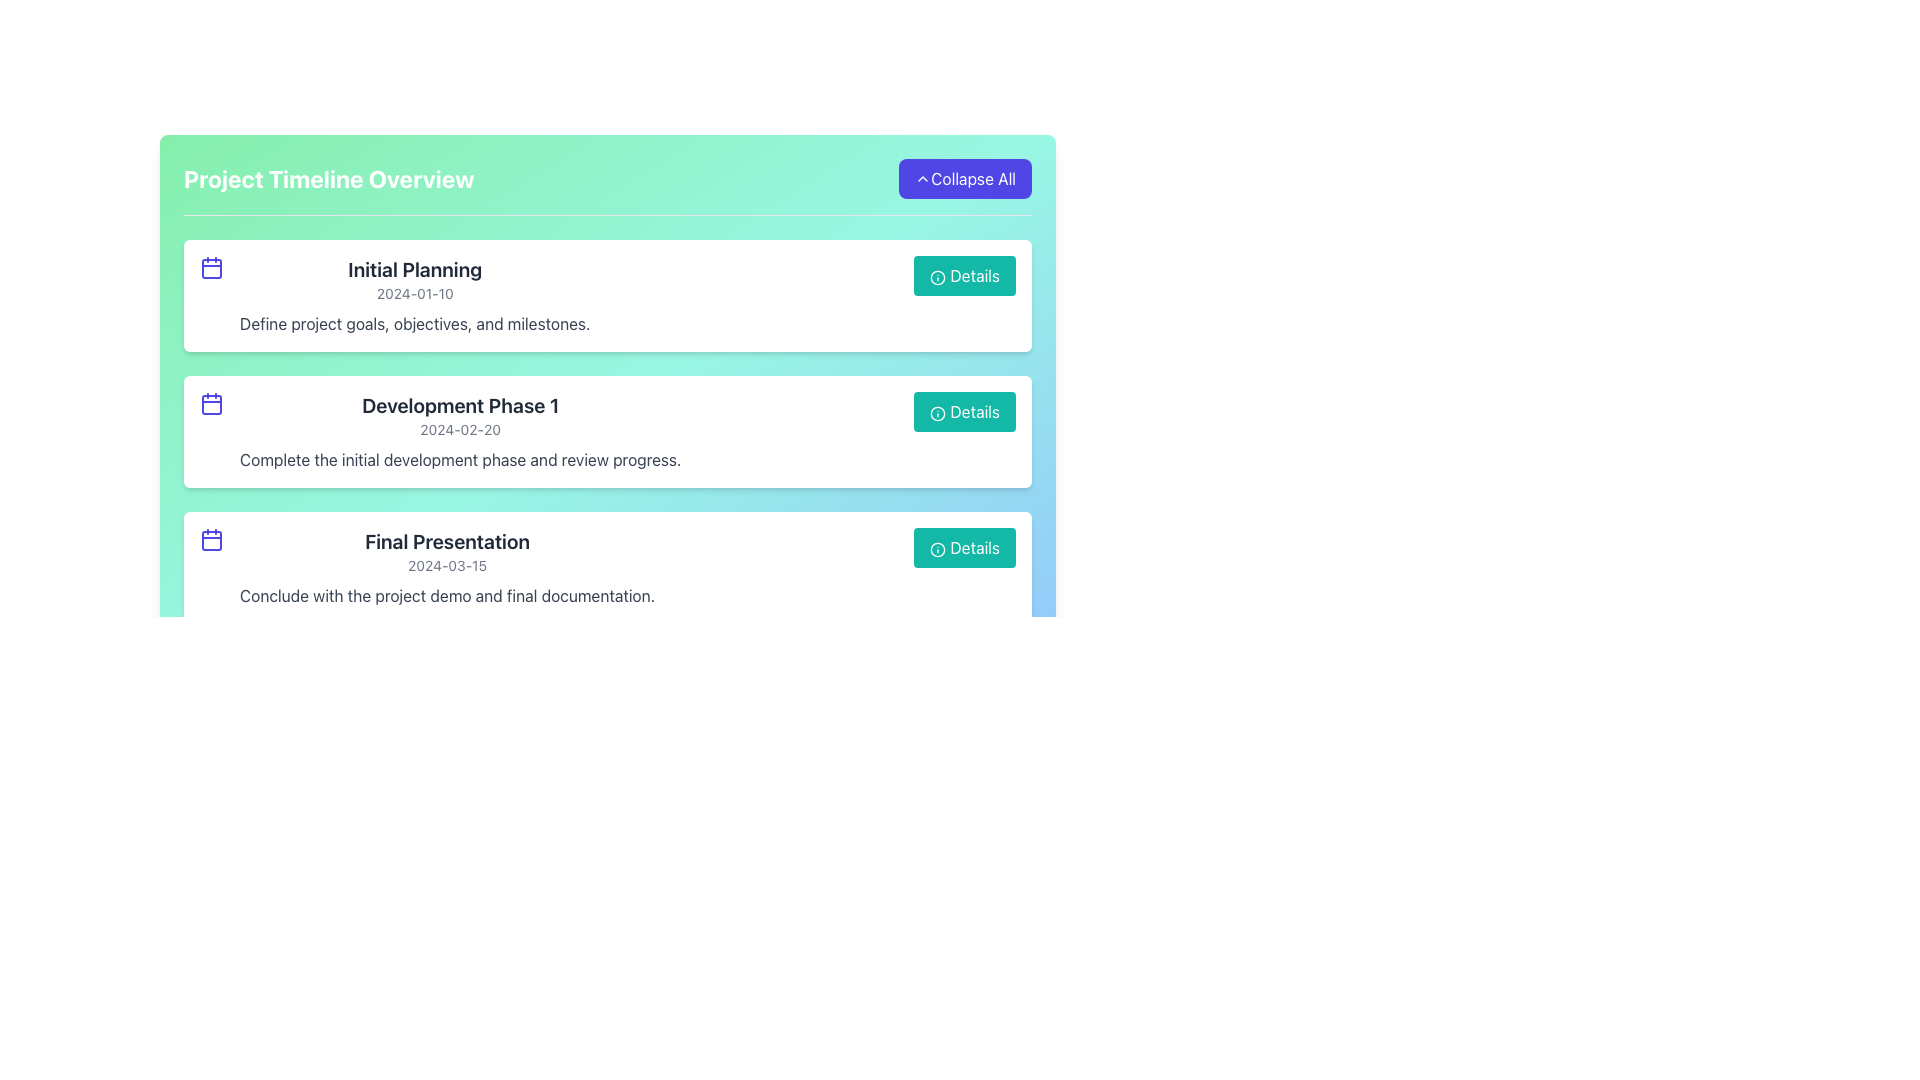 Image resolution: width=1920 pixels, height=1080 pixels. I want to click on the button located at the top-right of the 'Development Phase 1' card, so click(964, 411).